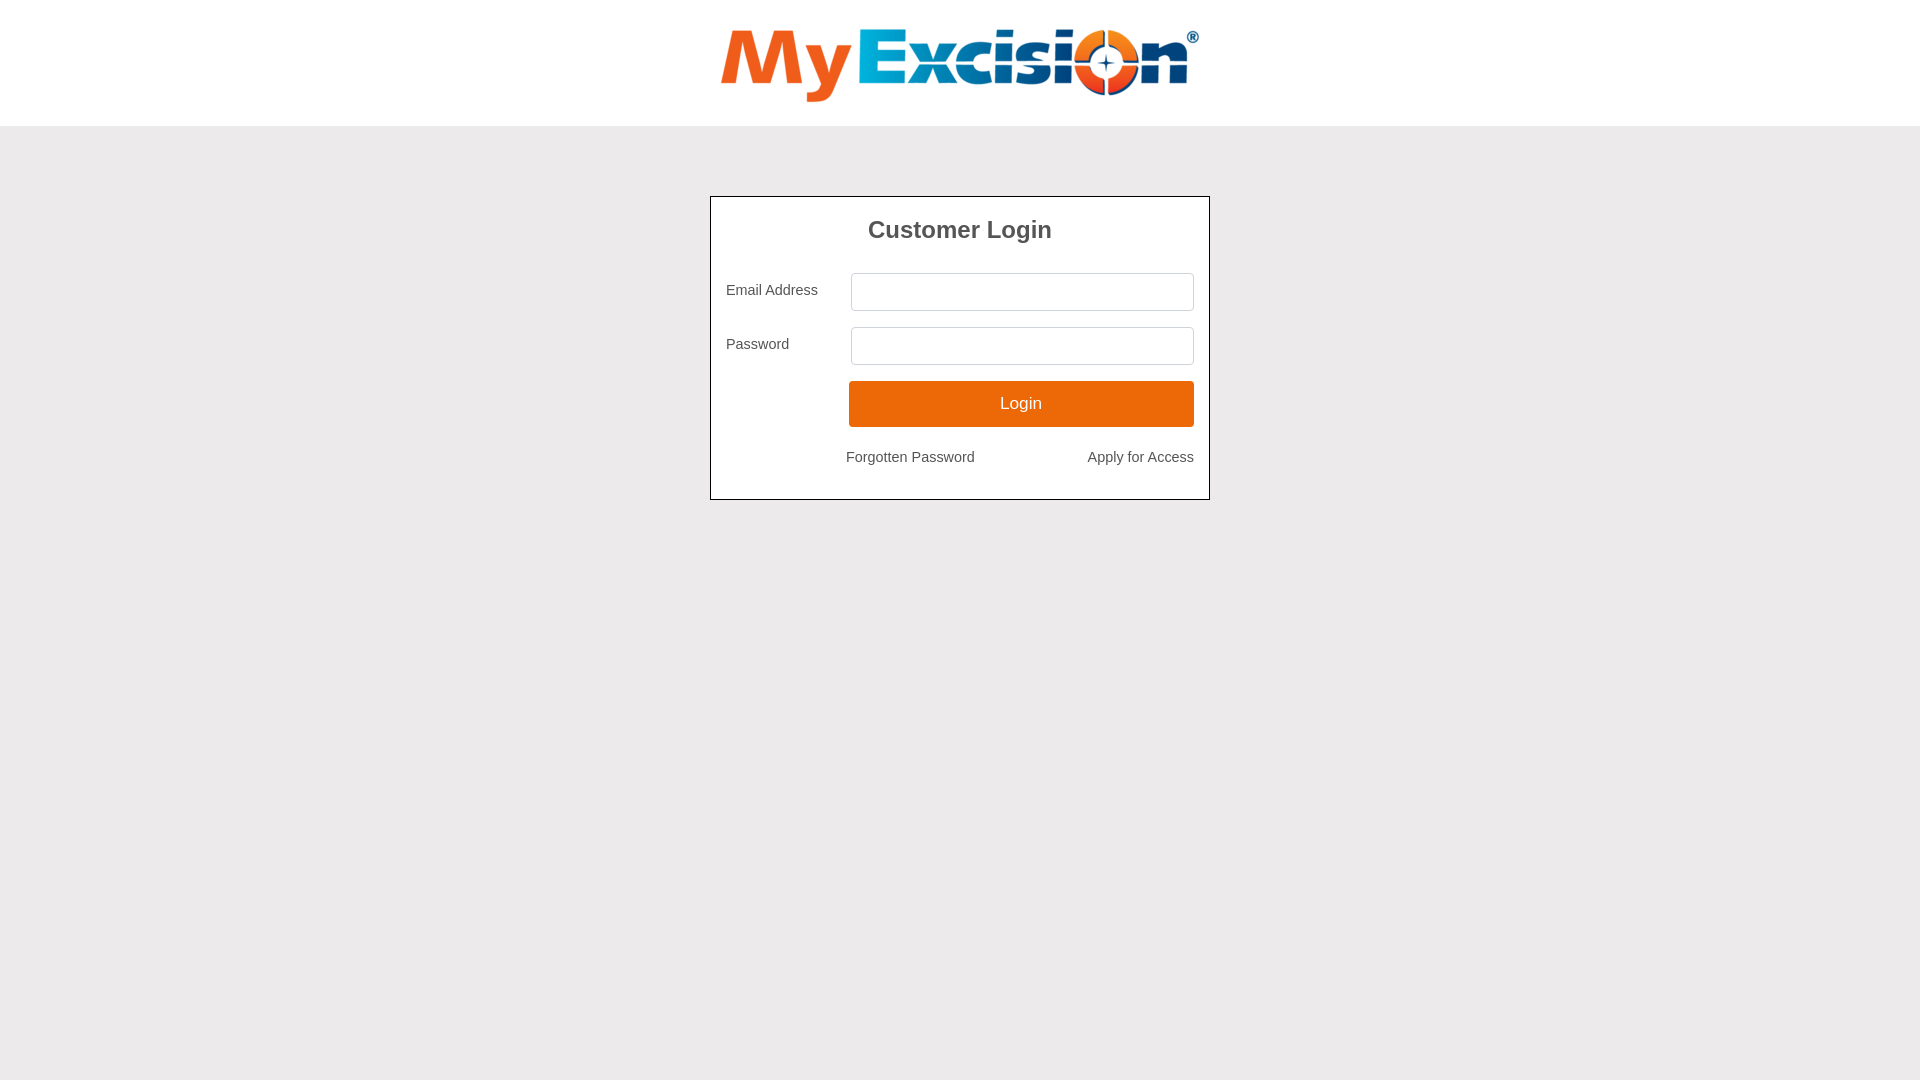 The height and width of the screenshot is (1080, 1920). What do you see at coordinates (909, 458) in the screenshot?
I see `'Forgotten Password'` at bounding box center [909, 458].